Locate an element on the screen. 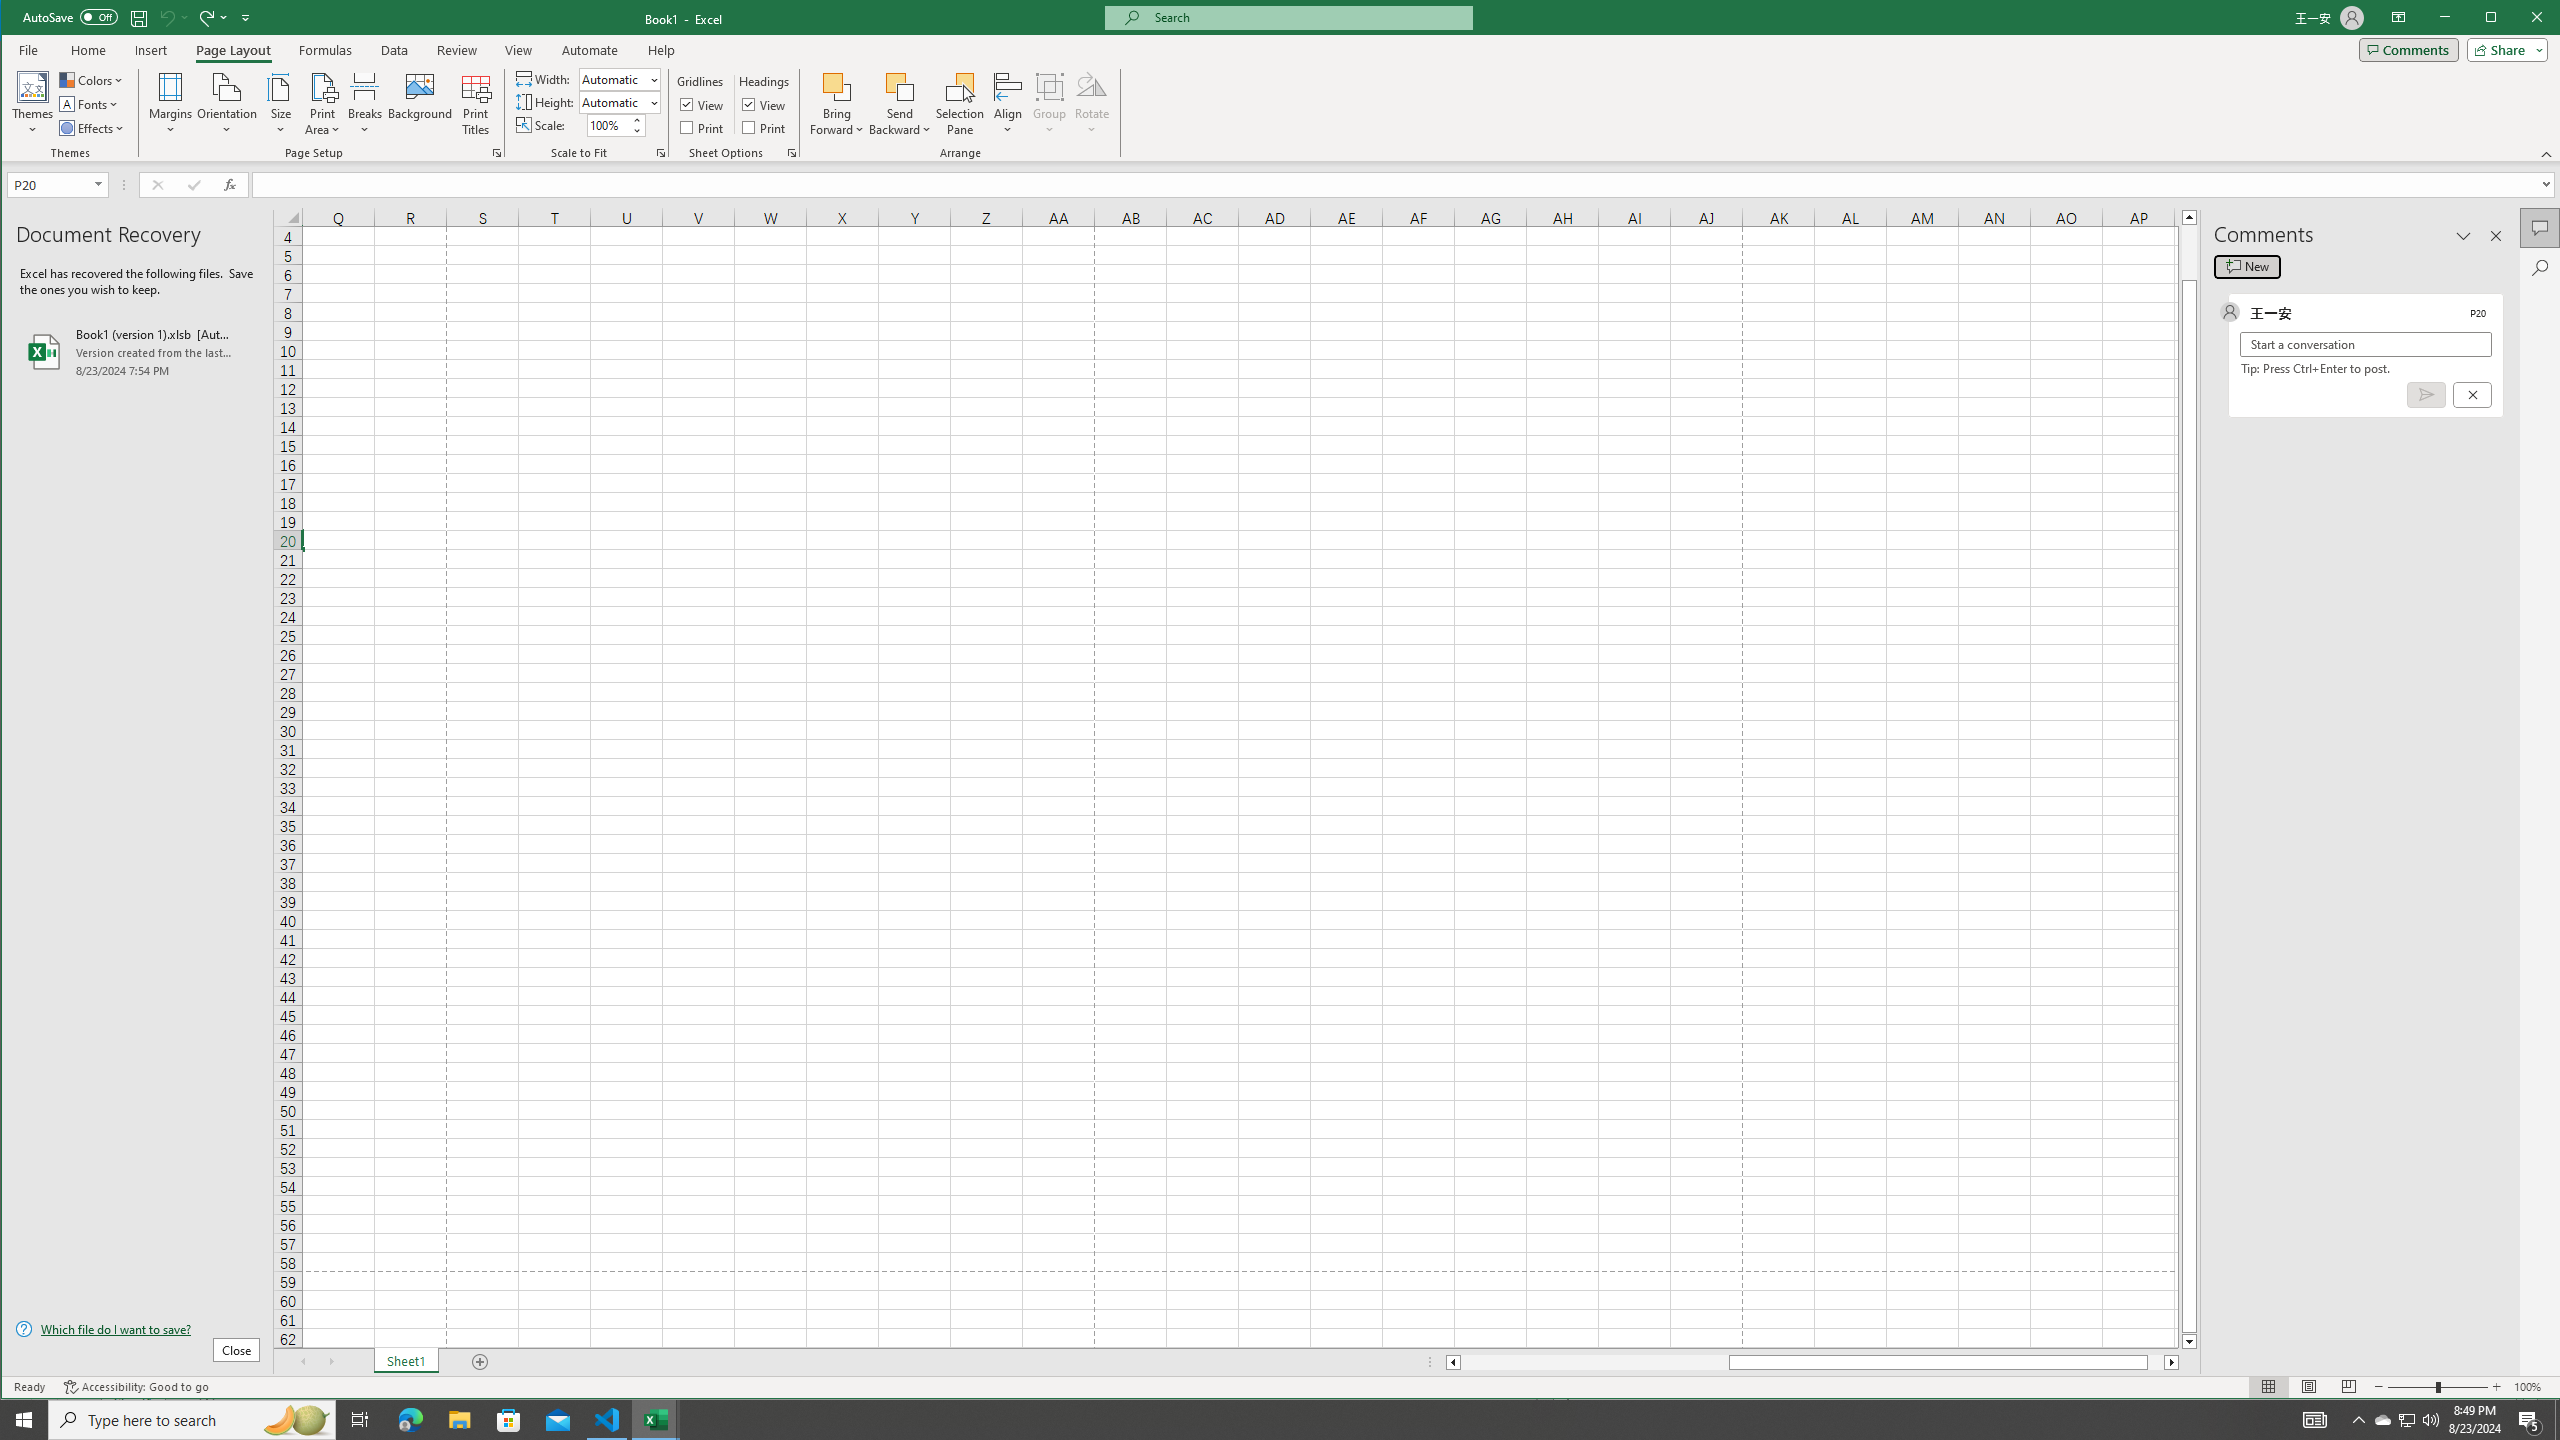 Image resolution: width=2560 pixels, height=1440 pixels. 'Start a conversation' is located at coordinates (2364, 344).